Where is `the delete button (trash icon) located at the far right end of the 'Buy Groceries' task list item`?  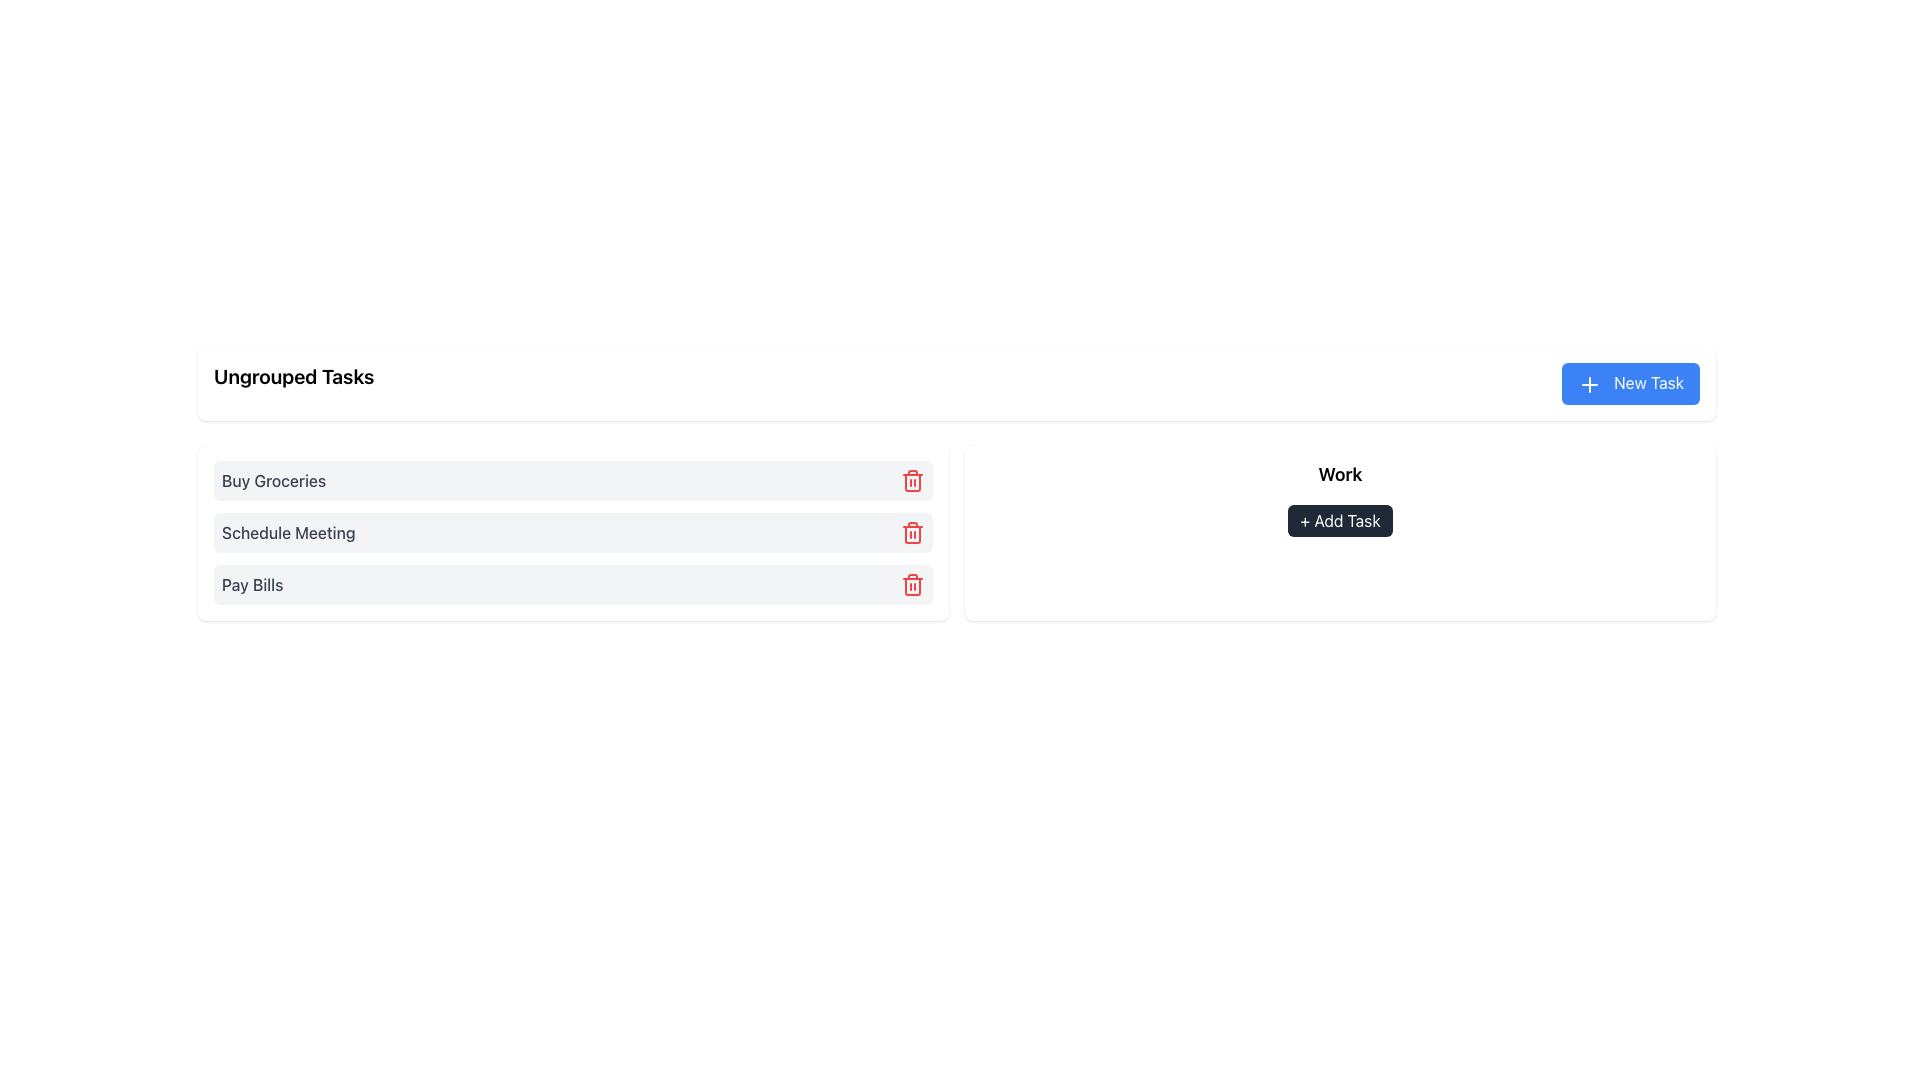
the delete button (trash icon) located at the far right end of the 'Buy Groceries' task list item is located at coordinates (911, 479).